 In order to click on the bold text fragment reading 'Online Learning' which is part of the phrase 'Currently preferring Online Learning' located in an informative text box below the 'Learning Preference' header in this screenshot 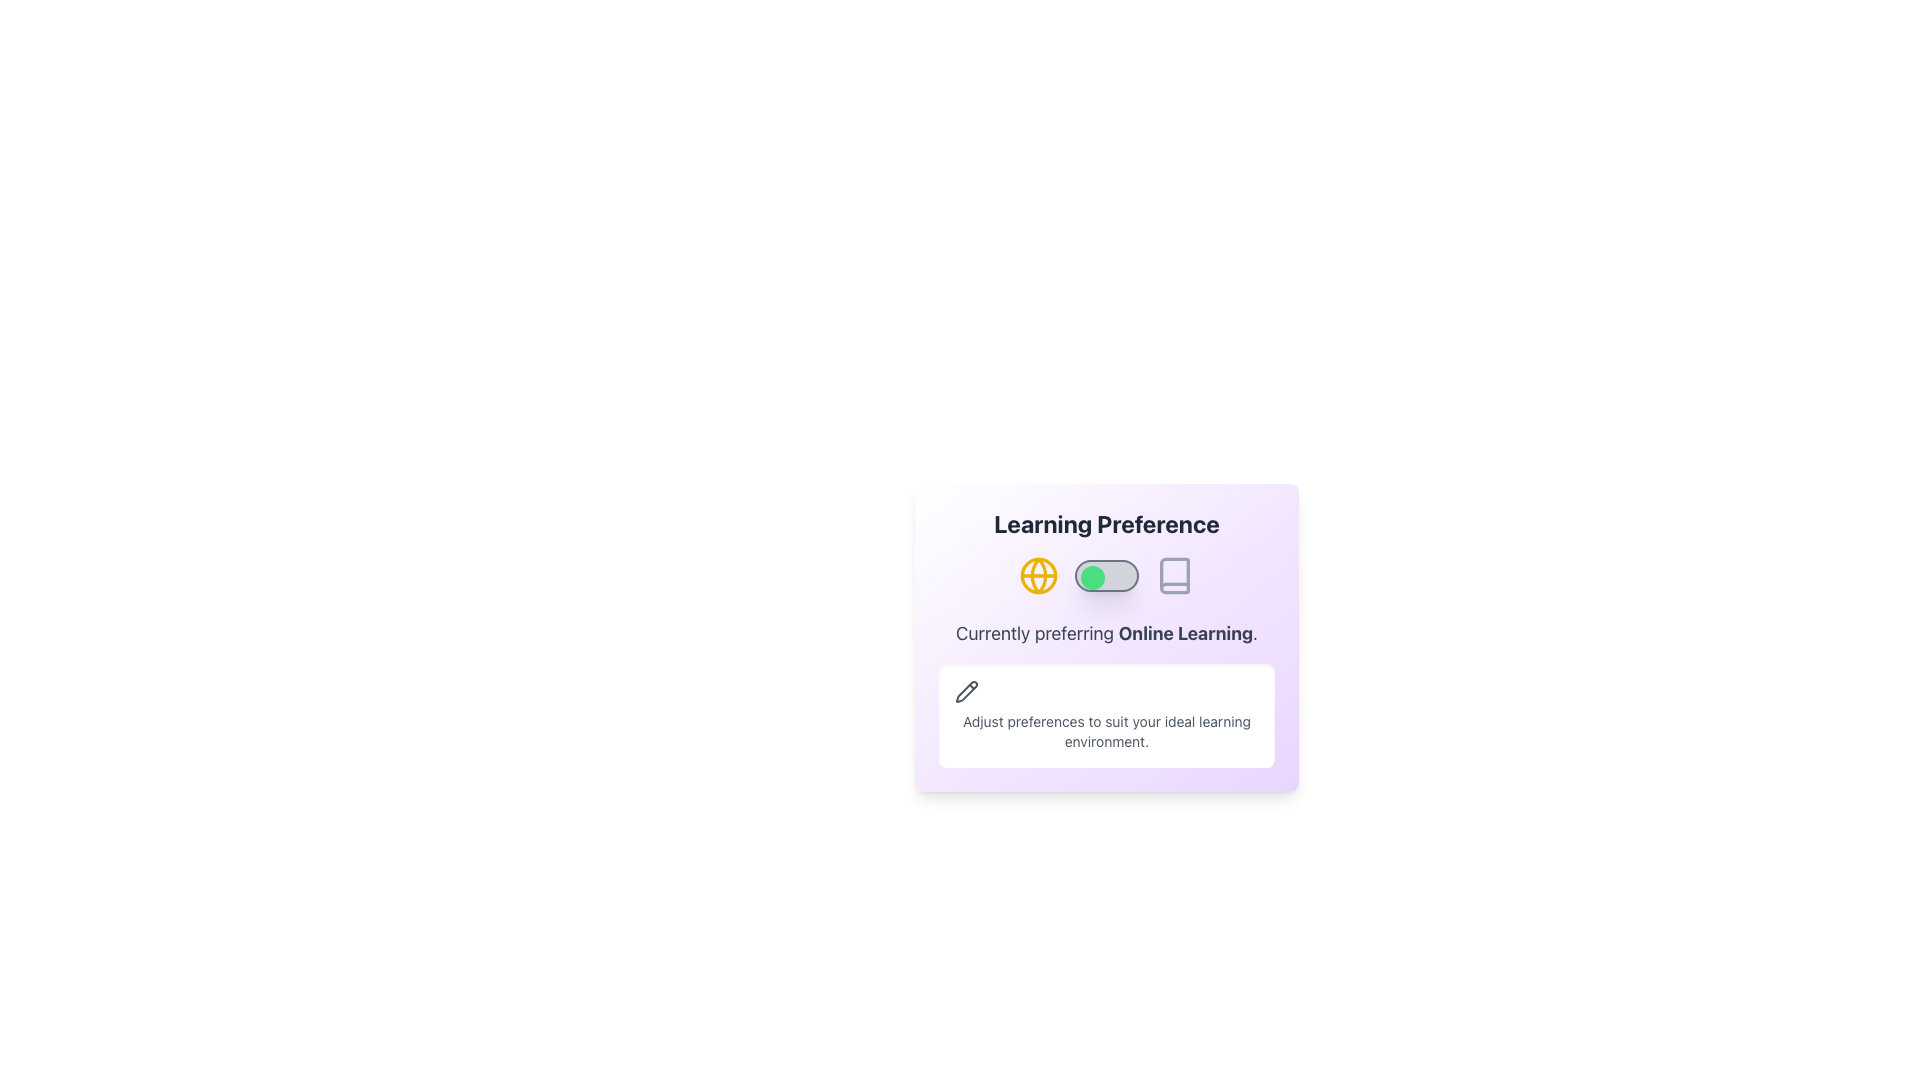, I will do `click(1185, 633)`.